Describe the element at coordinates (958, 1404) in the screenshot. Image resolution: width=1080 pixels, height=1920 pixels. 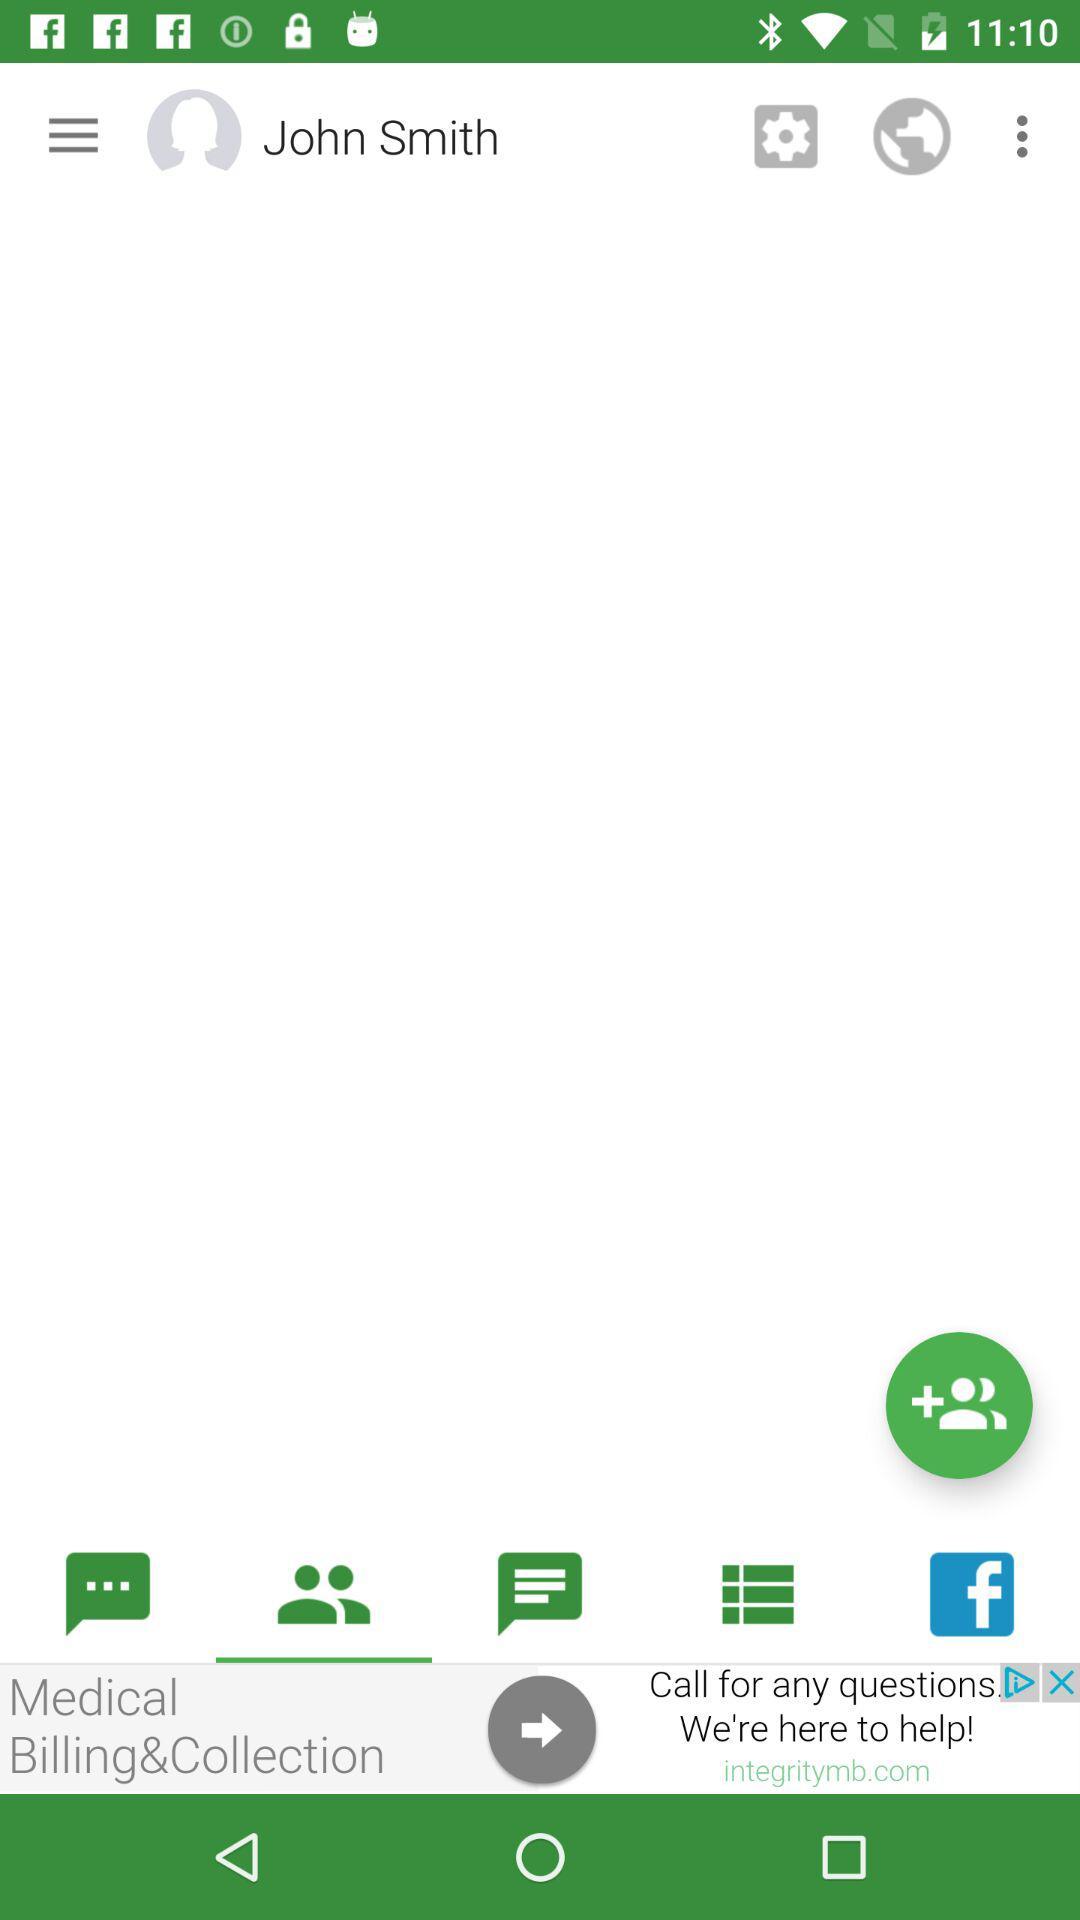
I see `add option` at that location.